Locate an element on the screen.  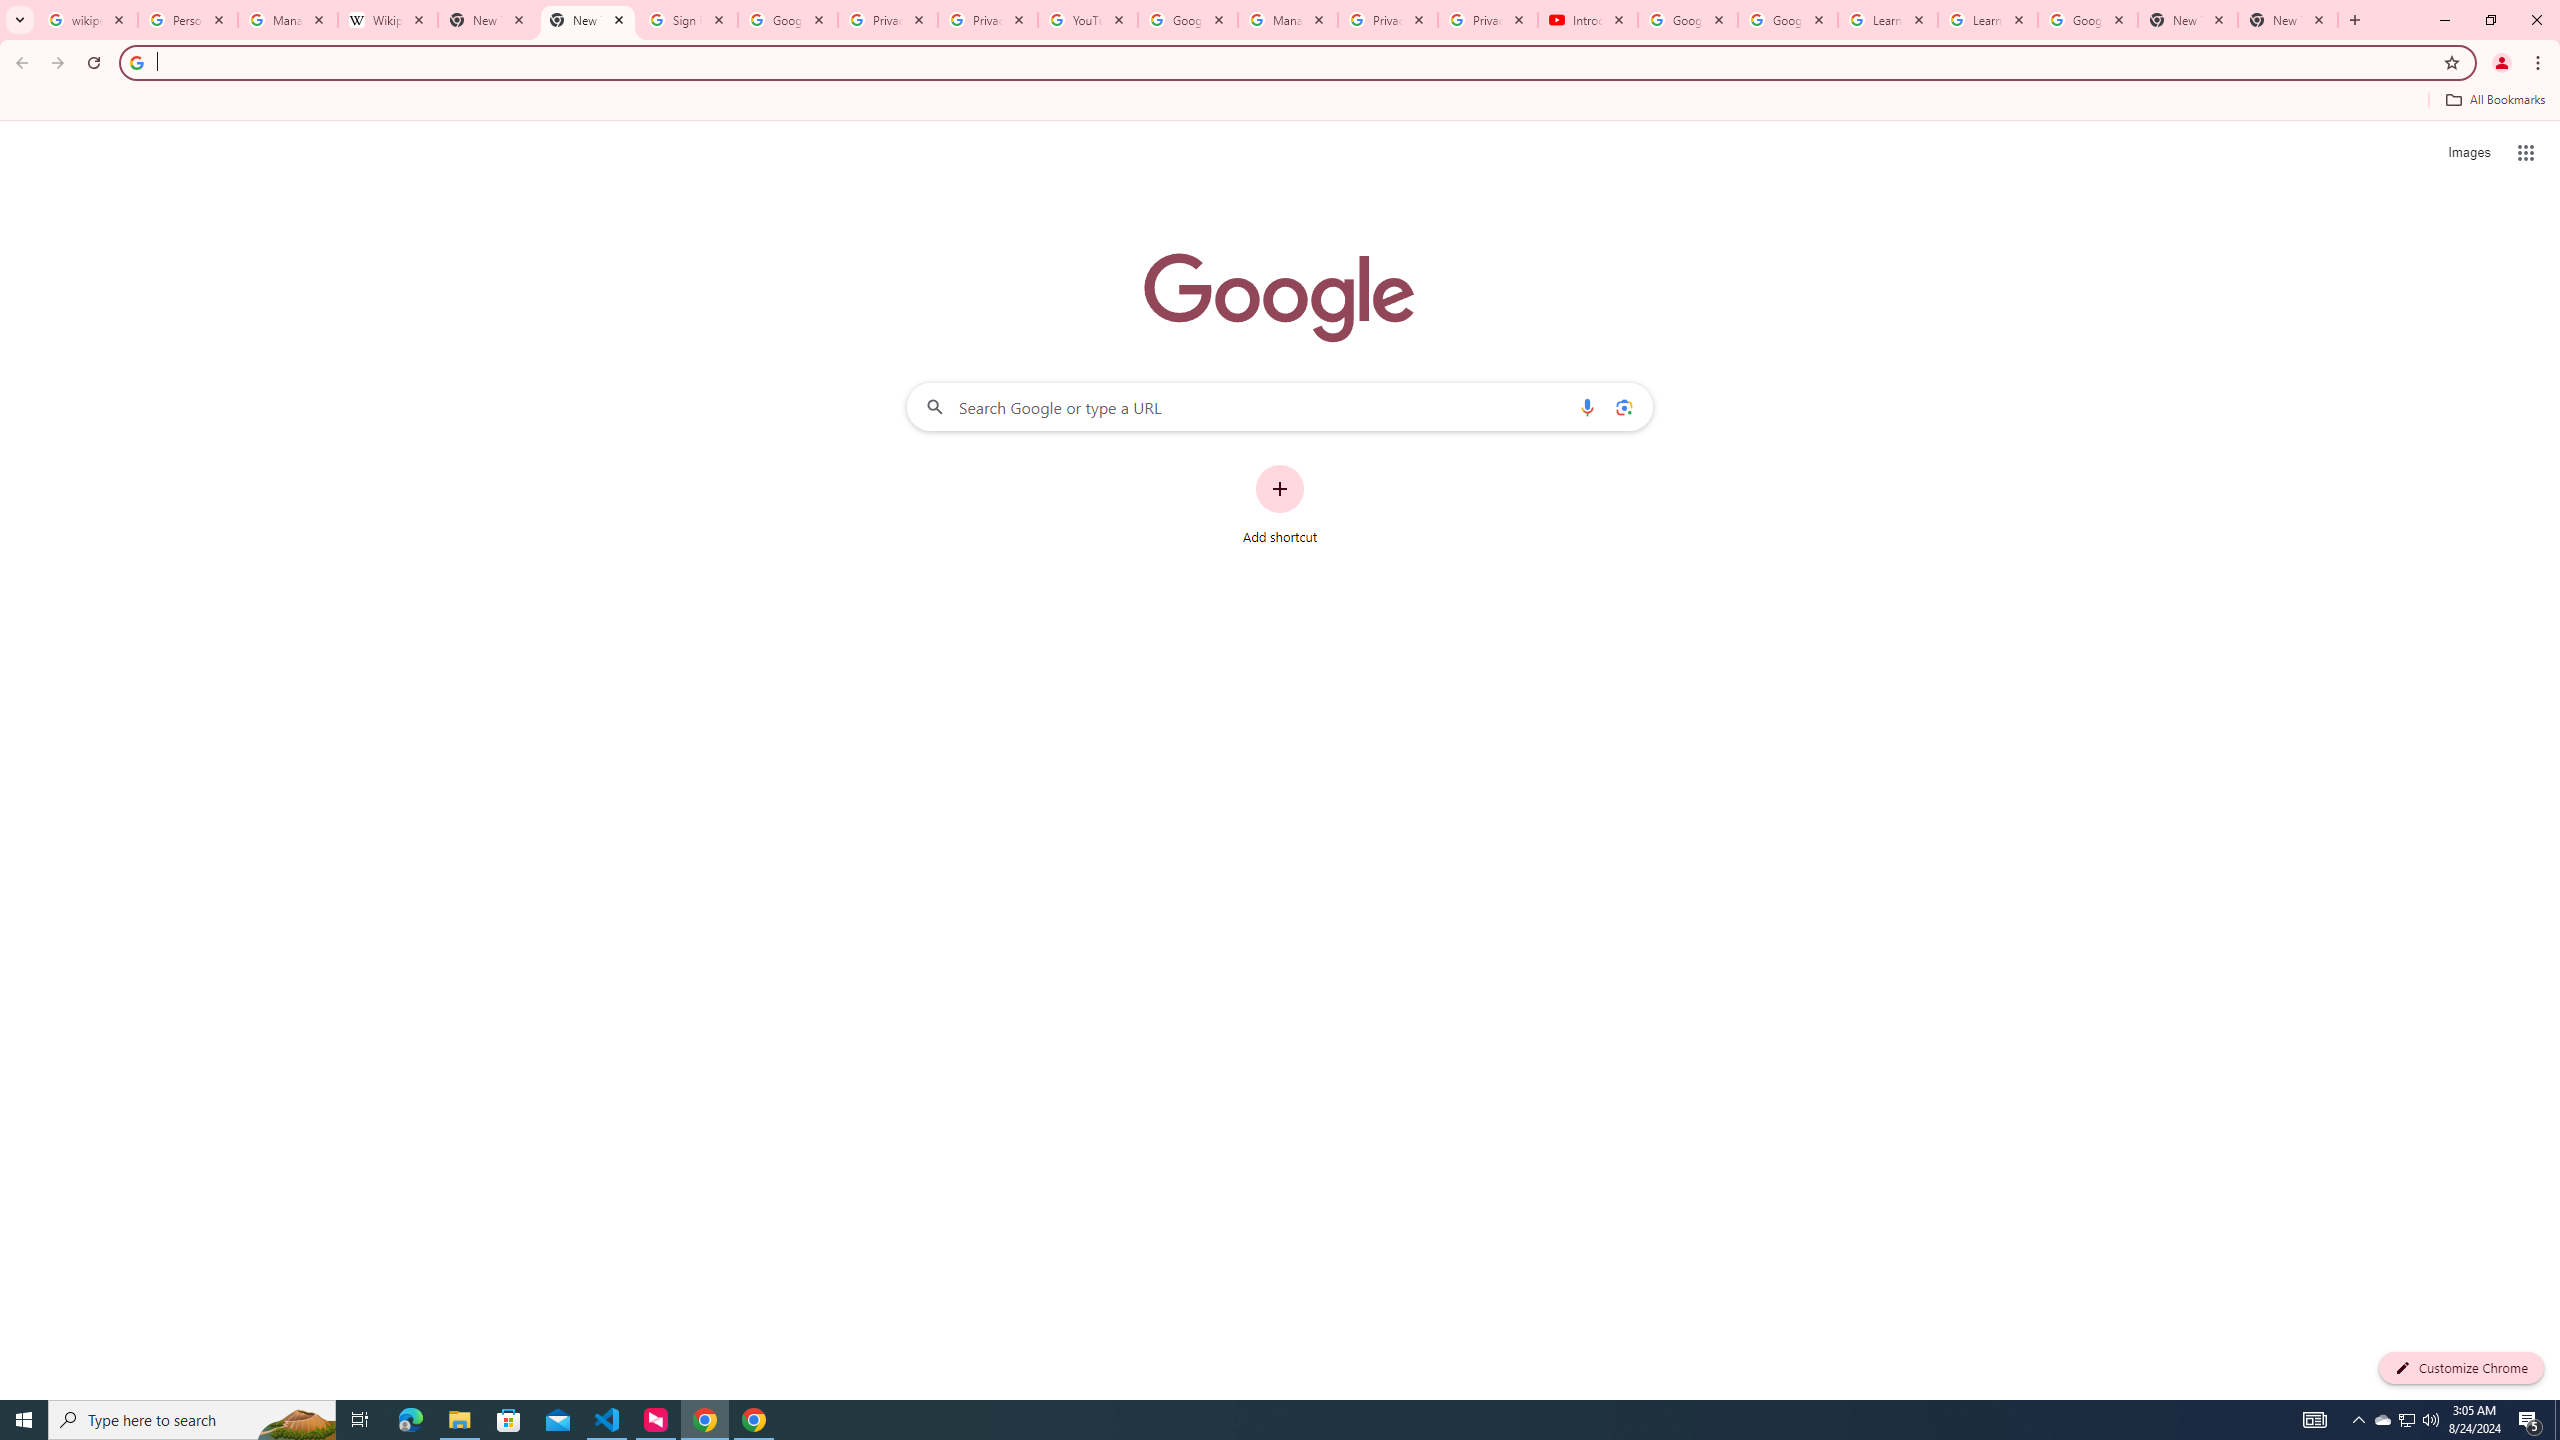
'Manage your Location History - Google Search Help' is located at coordinates (288, 19).